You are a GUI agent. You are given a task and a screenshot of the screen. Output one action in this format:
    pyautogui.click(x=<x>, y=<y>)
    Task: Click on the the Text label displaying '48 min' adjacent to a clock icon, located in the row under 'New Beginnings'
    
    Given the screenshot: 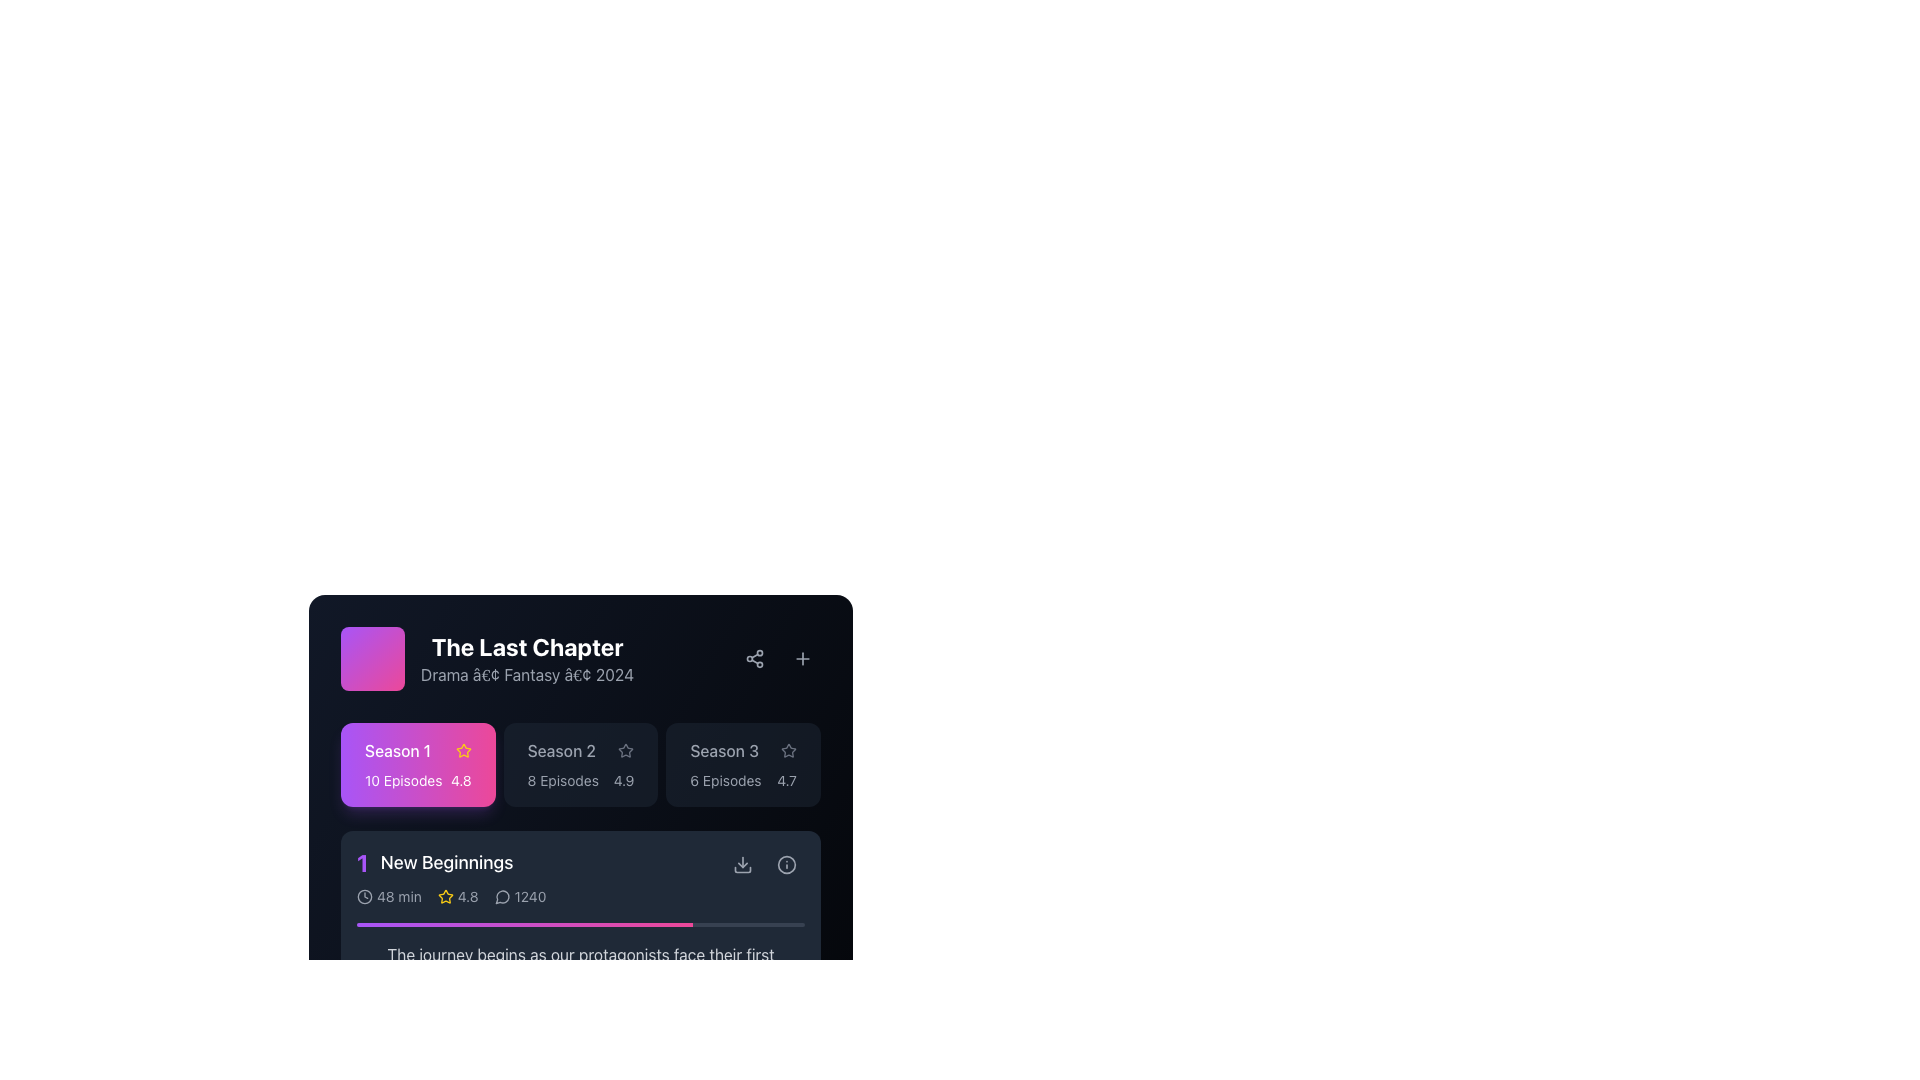 What is the action you would take?
    pyautogui.click(x=389, y=896)
    